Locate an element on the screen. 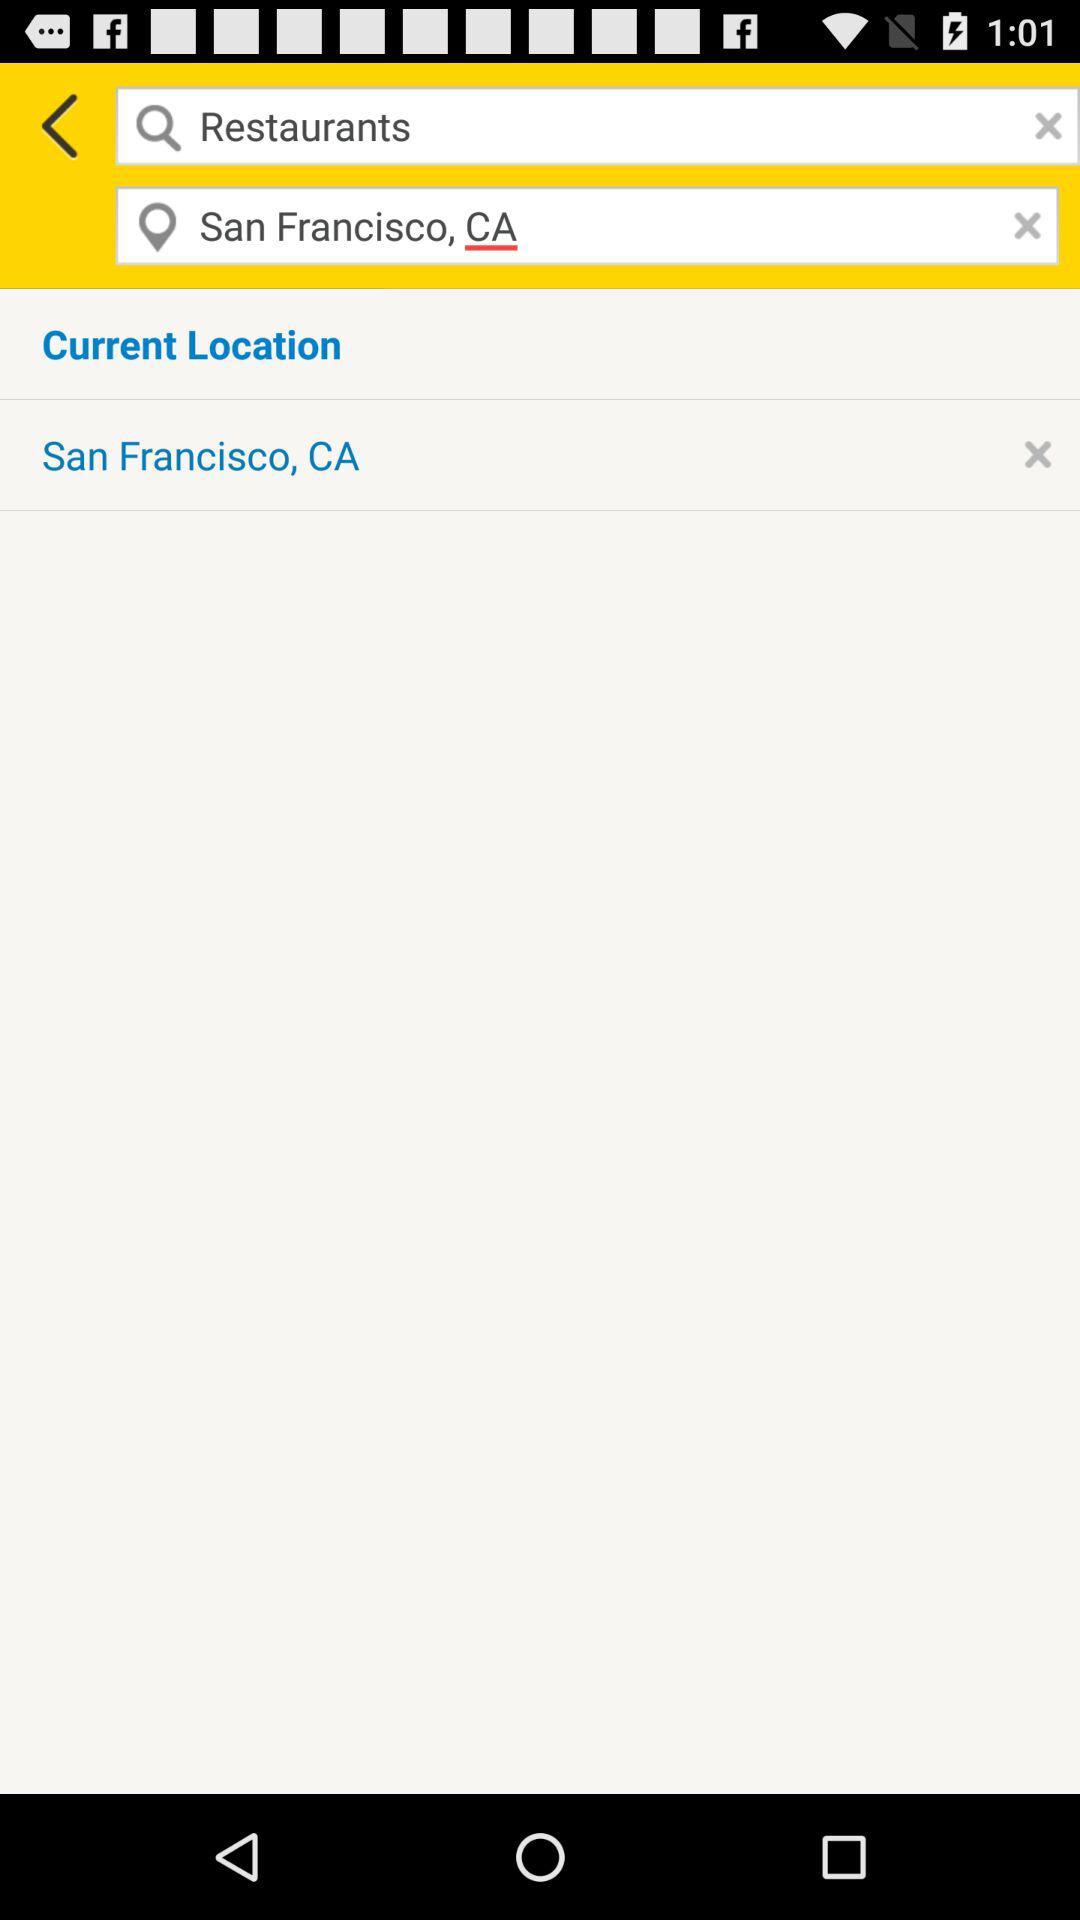  delete location is located at coordinates (1022, 225).